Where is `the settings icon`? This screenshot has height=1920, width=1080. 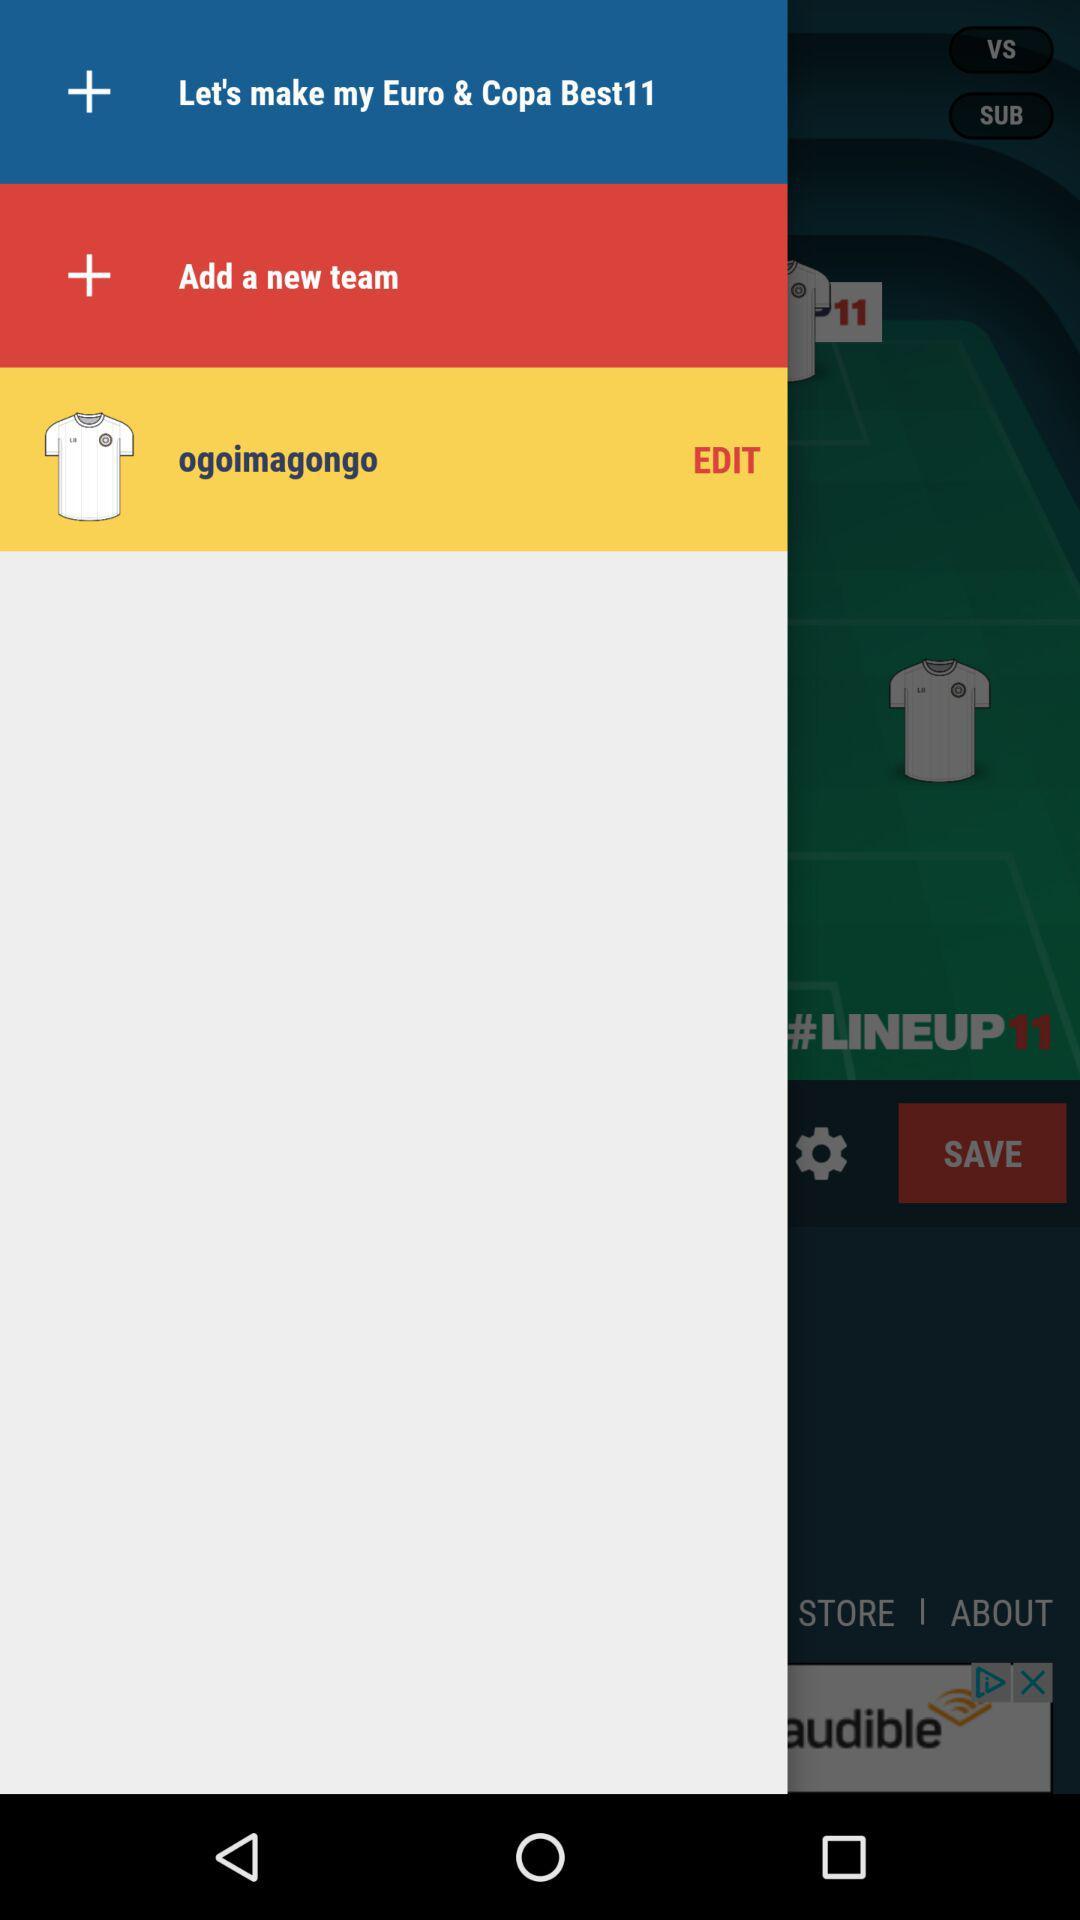 the settings icon is located at coordinates (821, 1153).